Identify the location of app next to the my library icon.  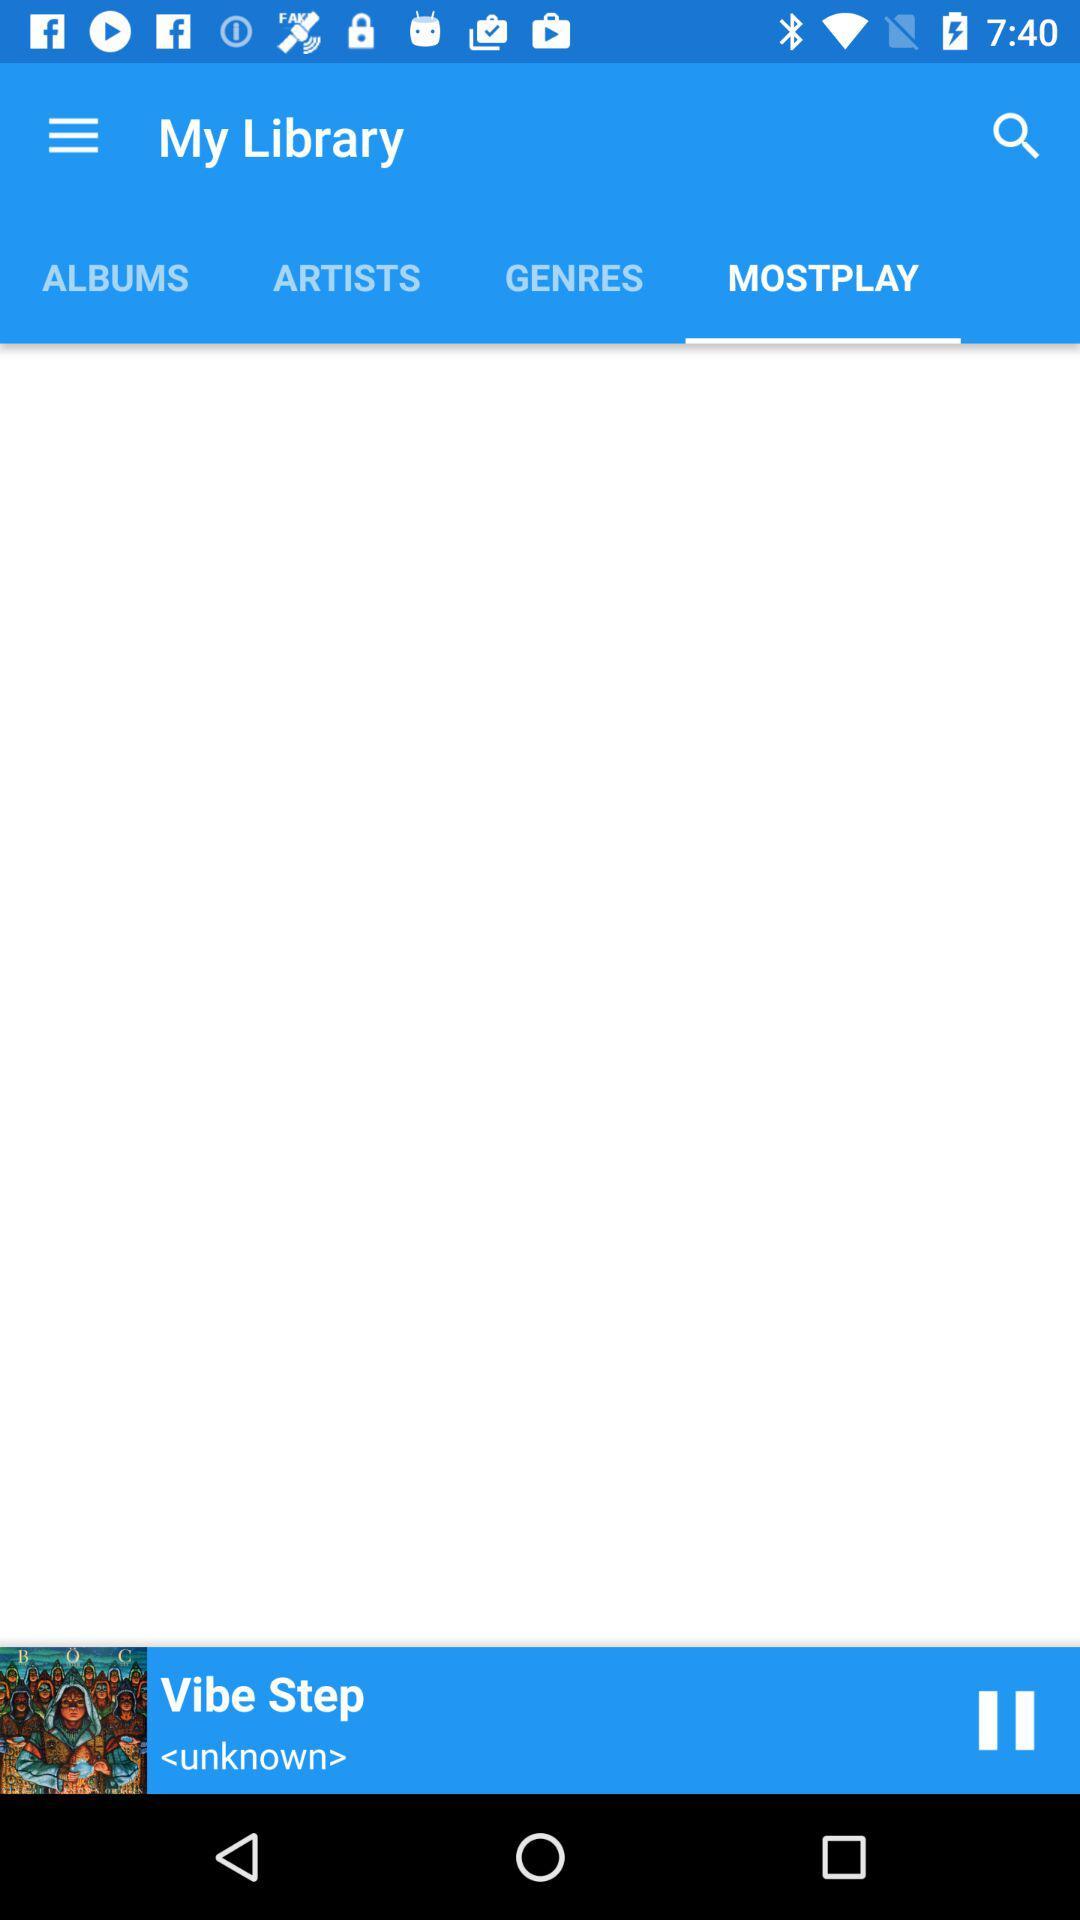
(72, 135).